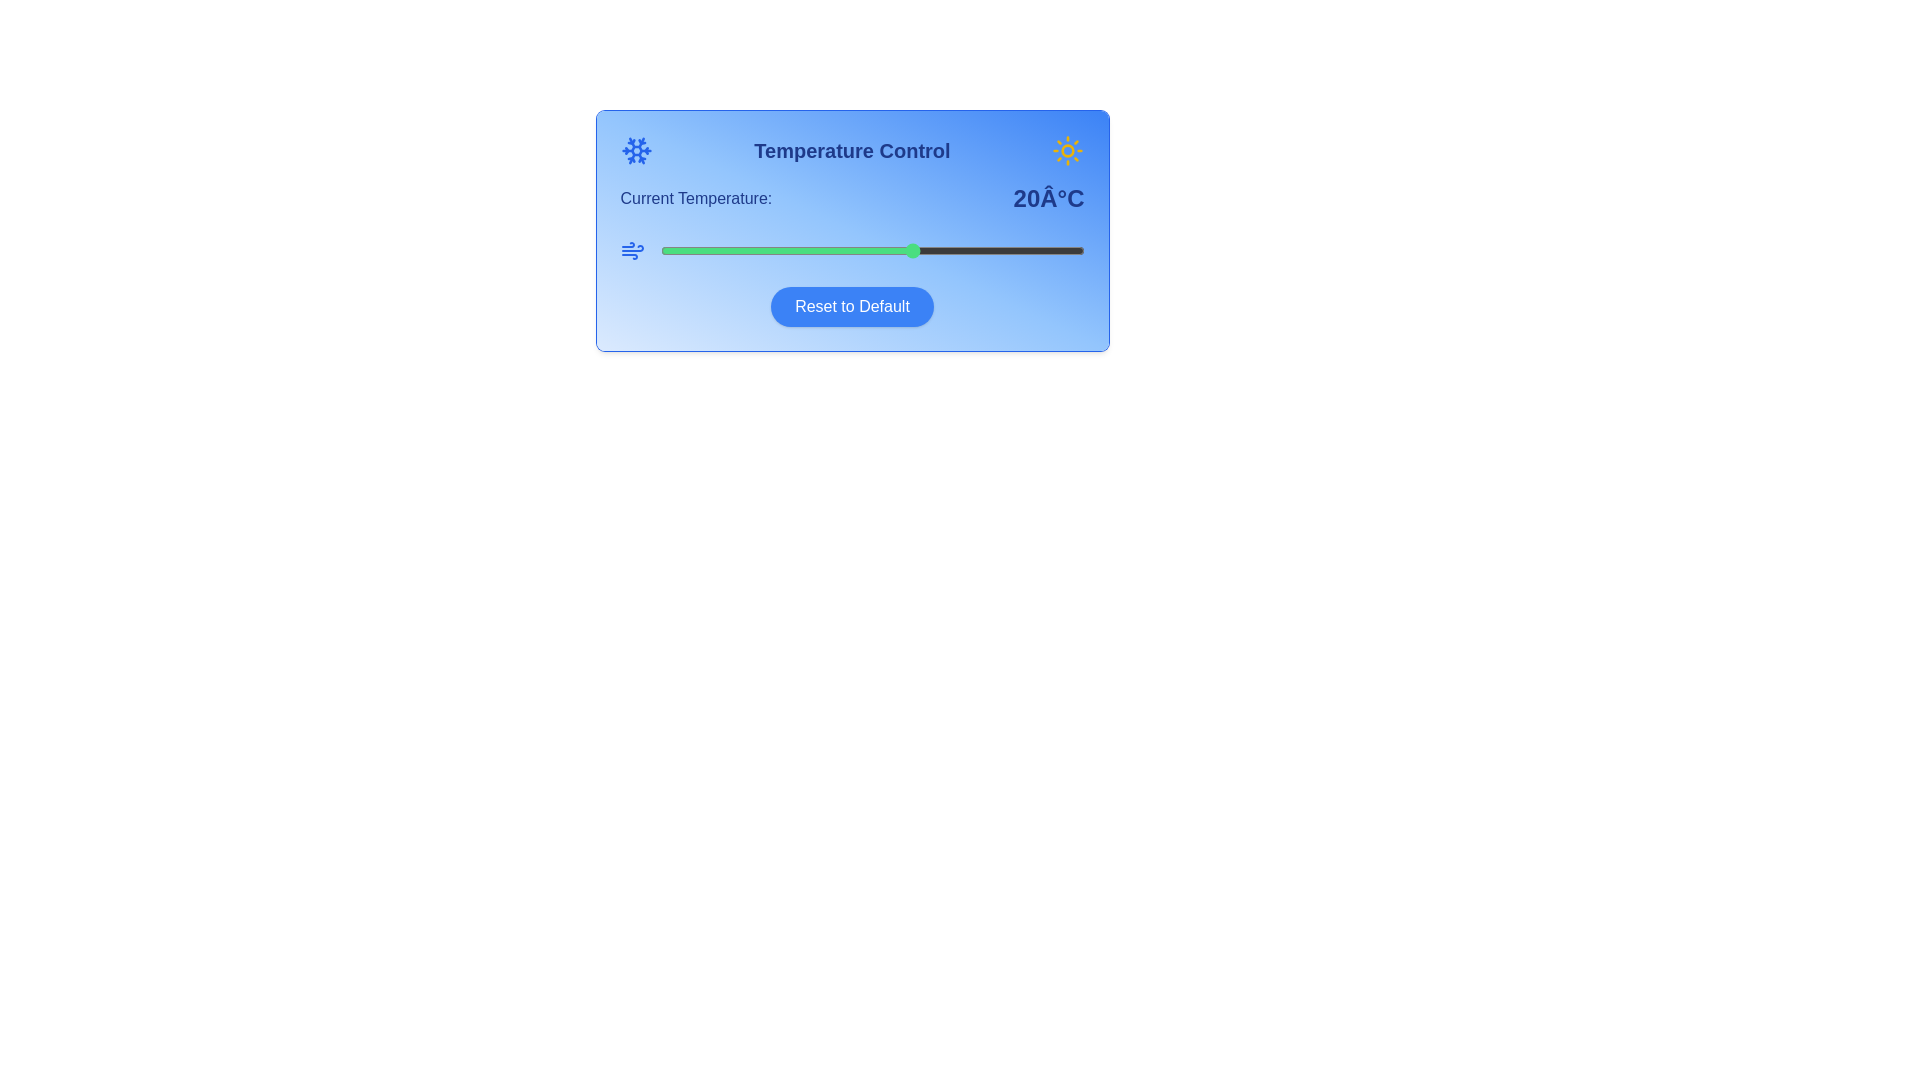  I want to click on the central circle of the sun-style icon representing warmth on the blue temperature control panel located at the top-right corner, so click(1067, 149).